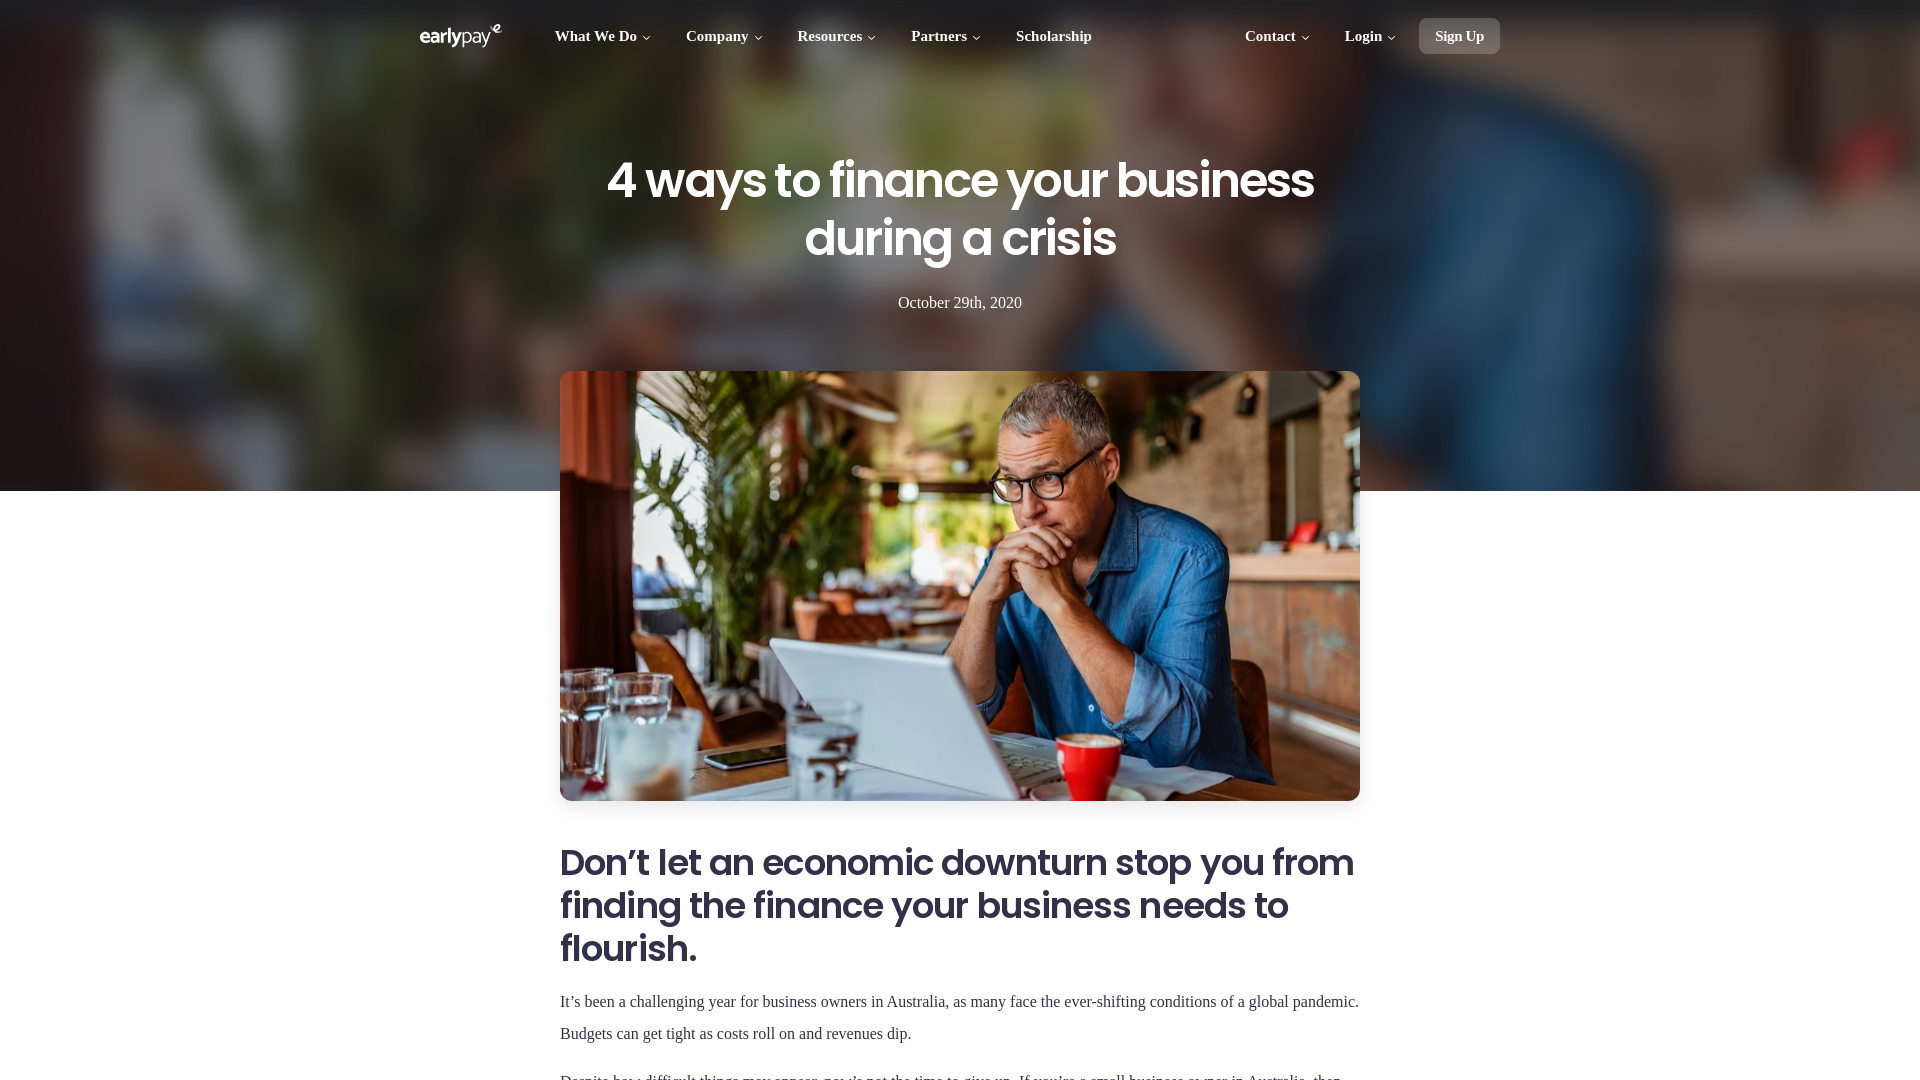  I want to click on 'Sign Up', so click(1459, 35).